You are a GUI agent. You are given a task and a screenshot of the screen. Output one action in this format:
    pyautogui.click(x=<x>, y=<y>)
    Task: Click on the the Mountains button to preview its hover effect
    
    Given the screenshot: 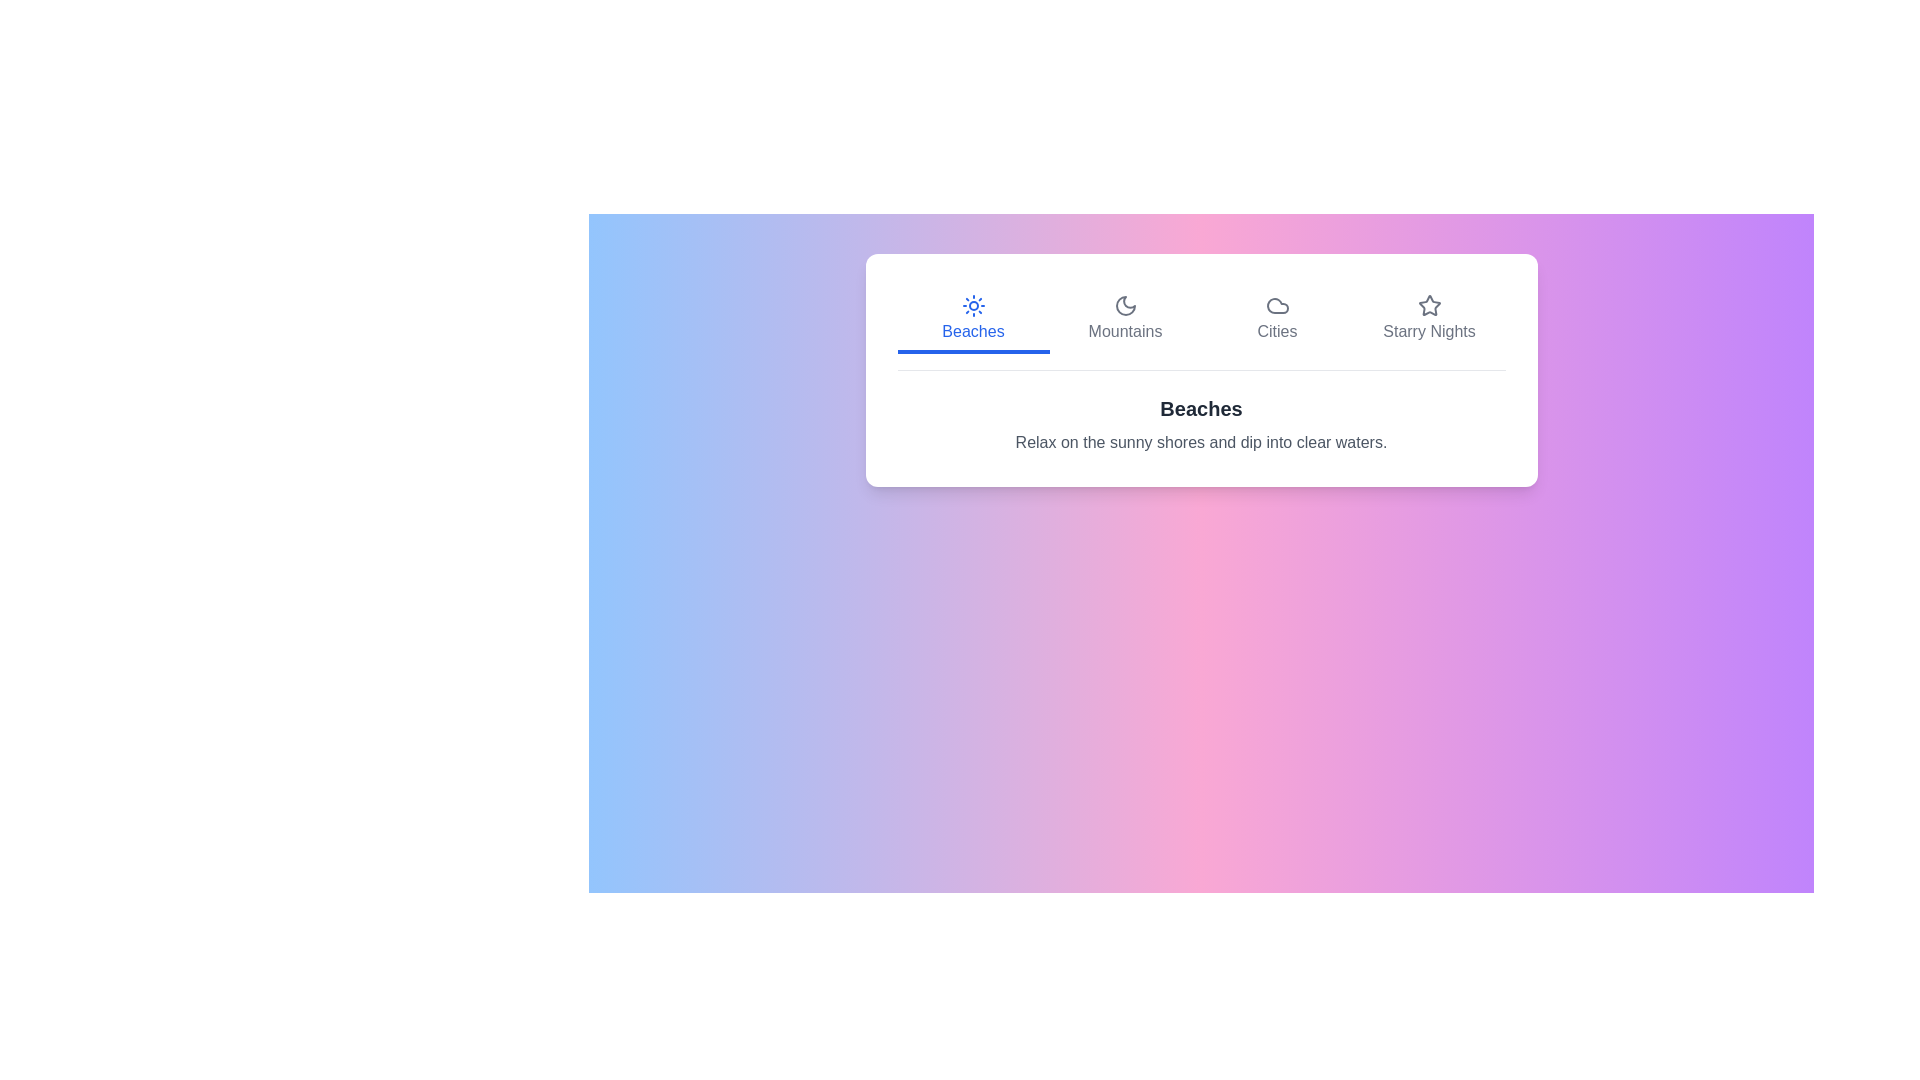 What is the action you would take?
    pyautogui.click(x=1125, y=319)
    